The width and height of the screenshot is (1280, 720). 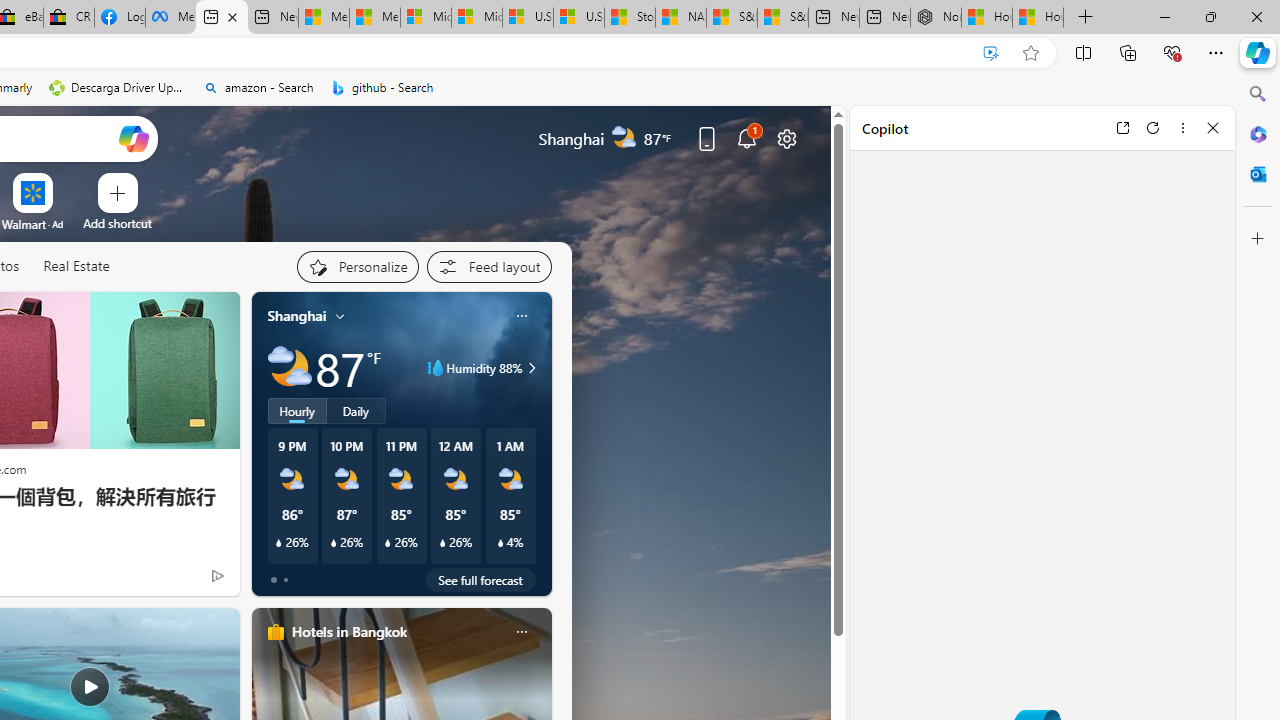 What do you see at coordinates (295, 410) in the screenshot?
I see `'Hourly'` at bounding box center [295, 410].